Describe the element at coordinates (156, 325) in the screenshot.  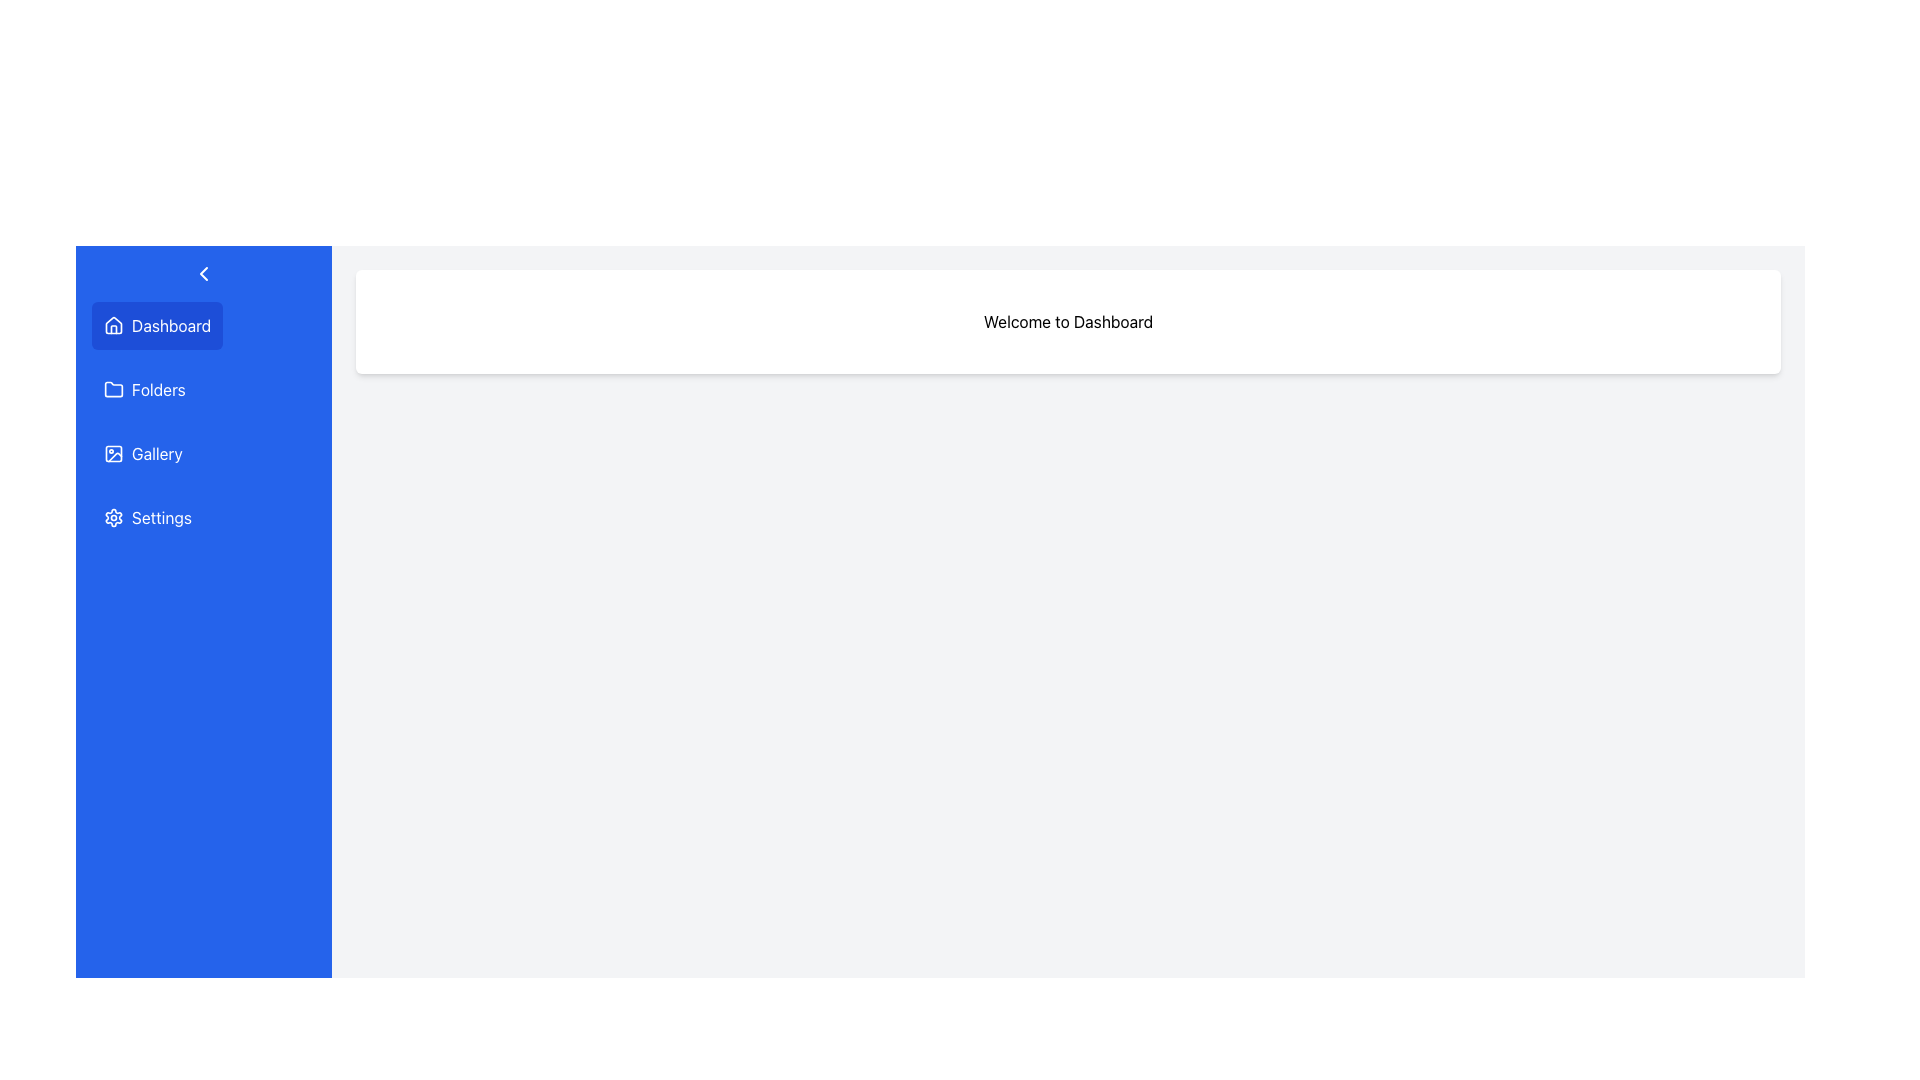
I see `the navigation button for accessing the 'Dashboard' section, which is located at the top of the sidebar navigation menu` at that location.